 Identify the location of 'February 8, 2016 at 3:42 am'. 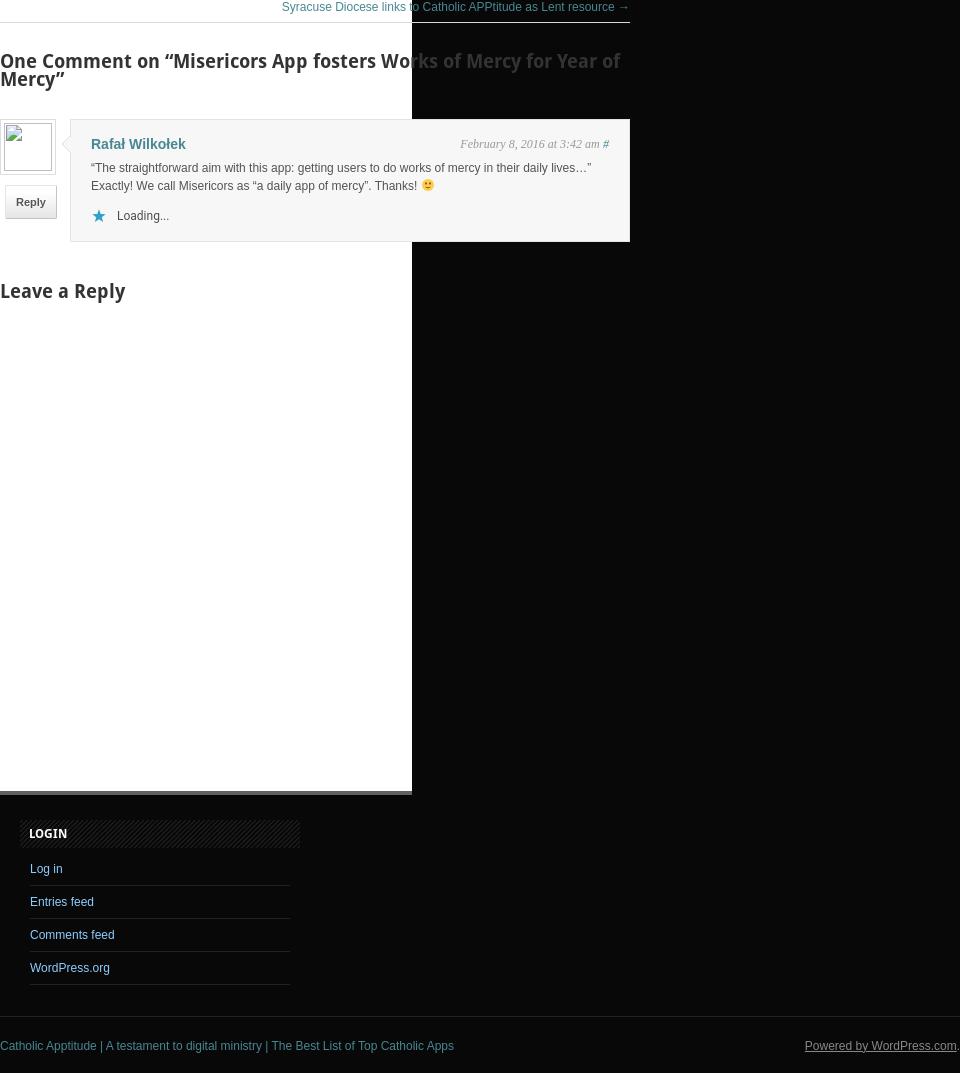
(460, 142).